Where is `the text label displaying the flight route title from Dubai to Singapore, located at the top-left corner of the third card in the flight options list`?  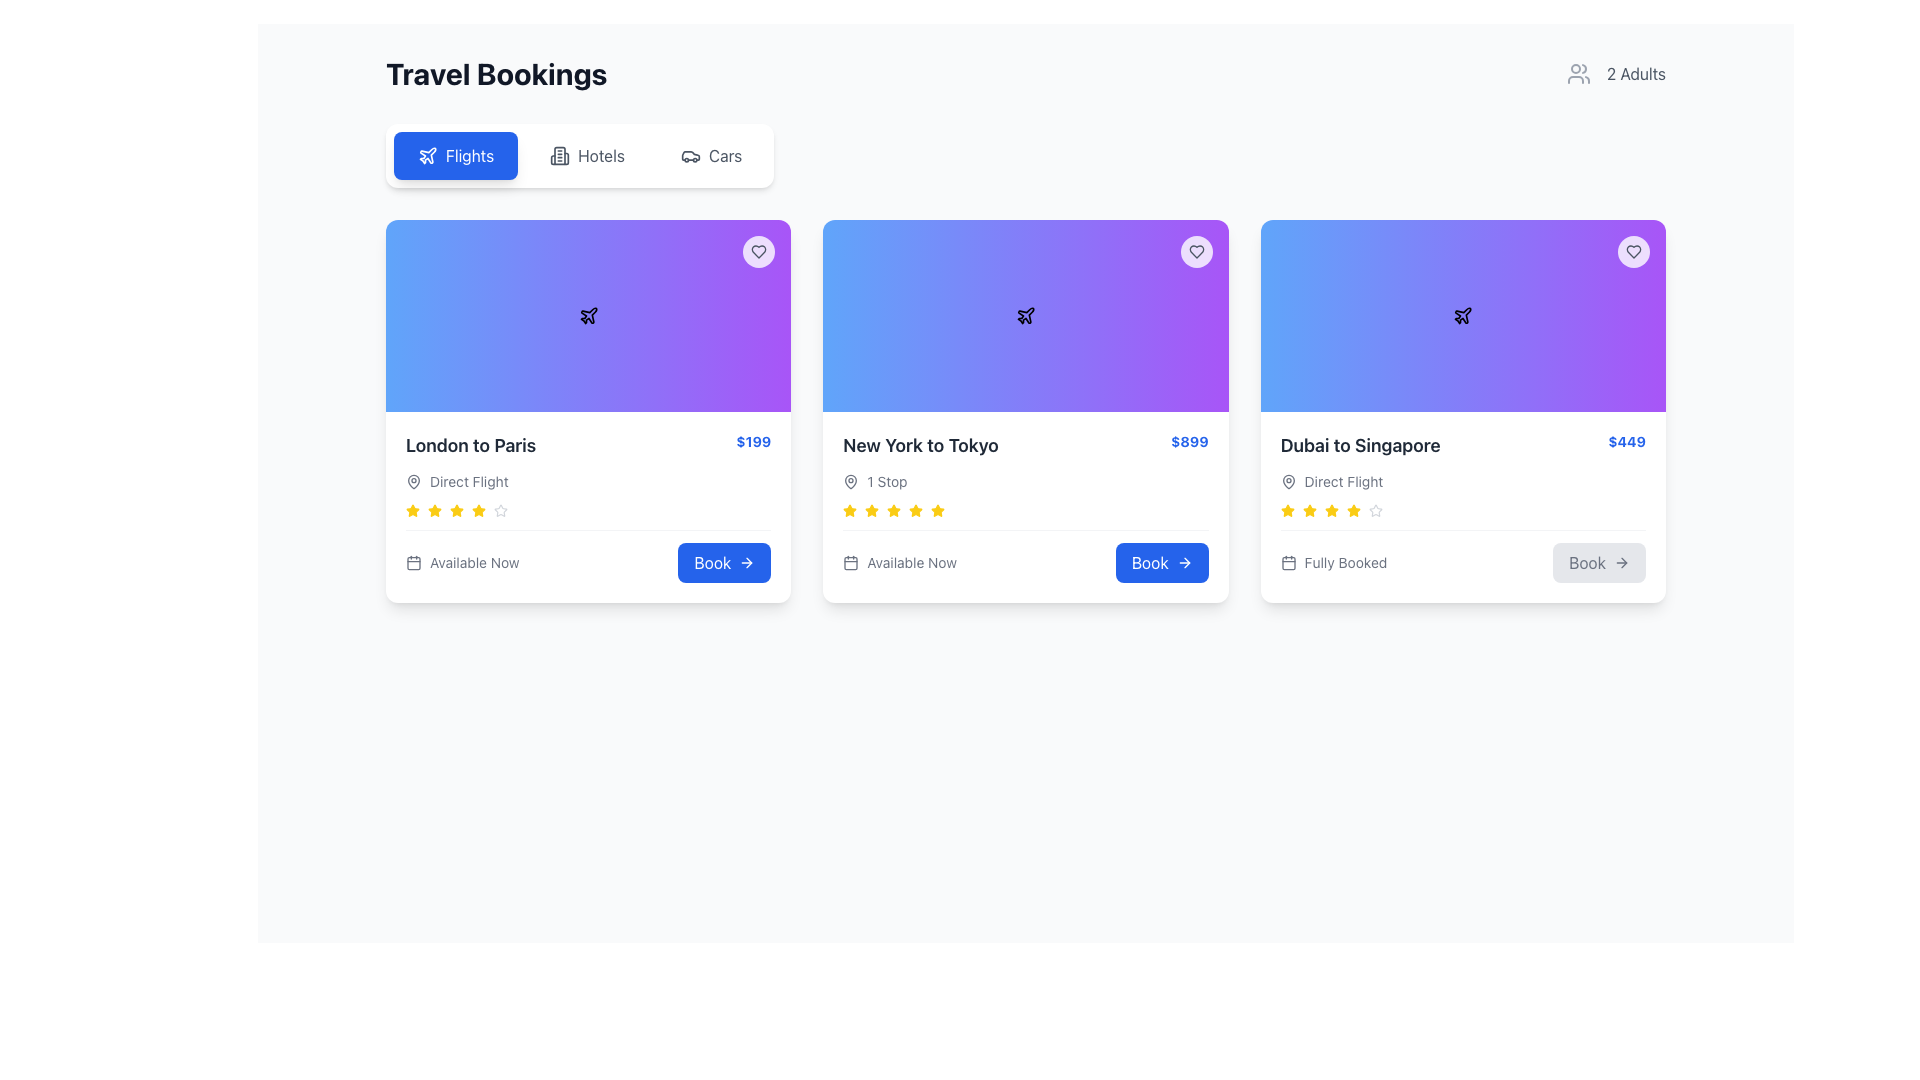 the text label displaying the flight route title from Dubai to Singapore, located at the top-left corner of the third card in the flight options list is located at coordinates (1360, 445).